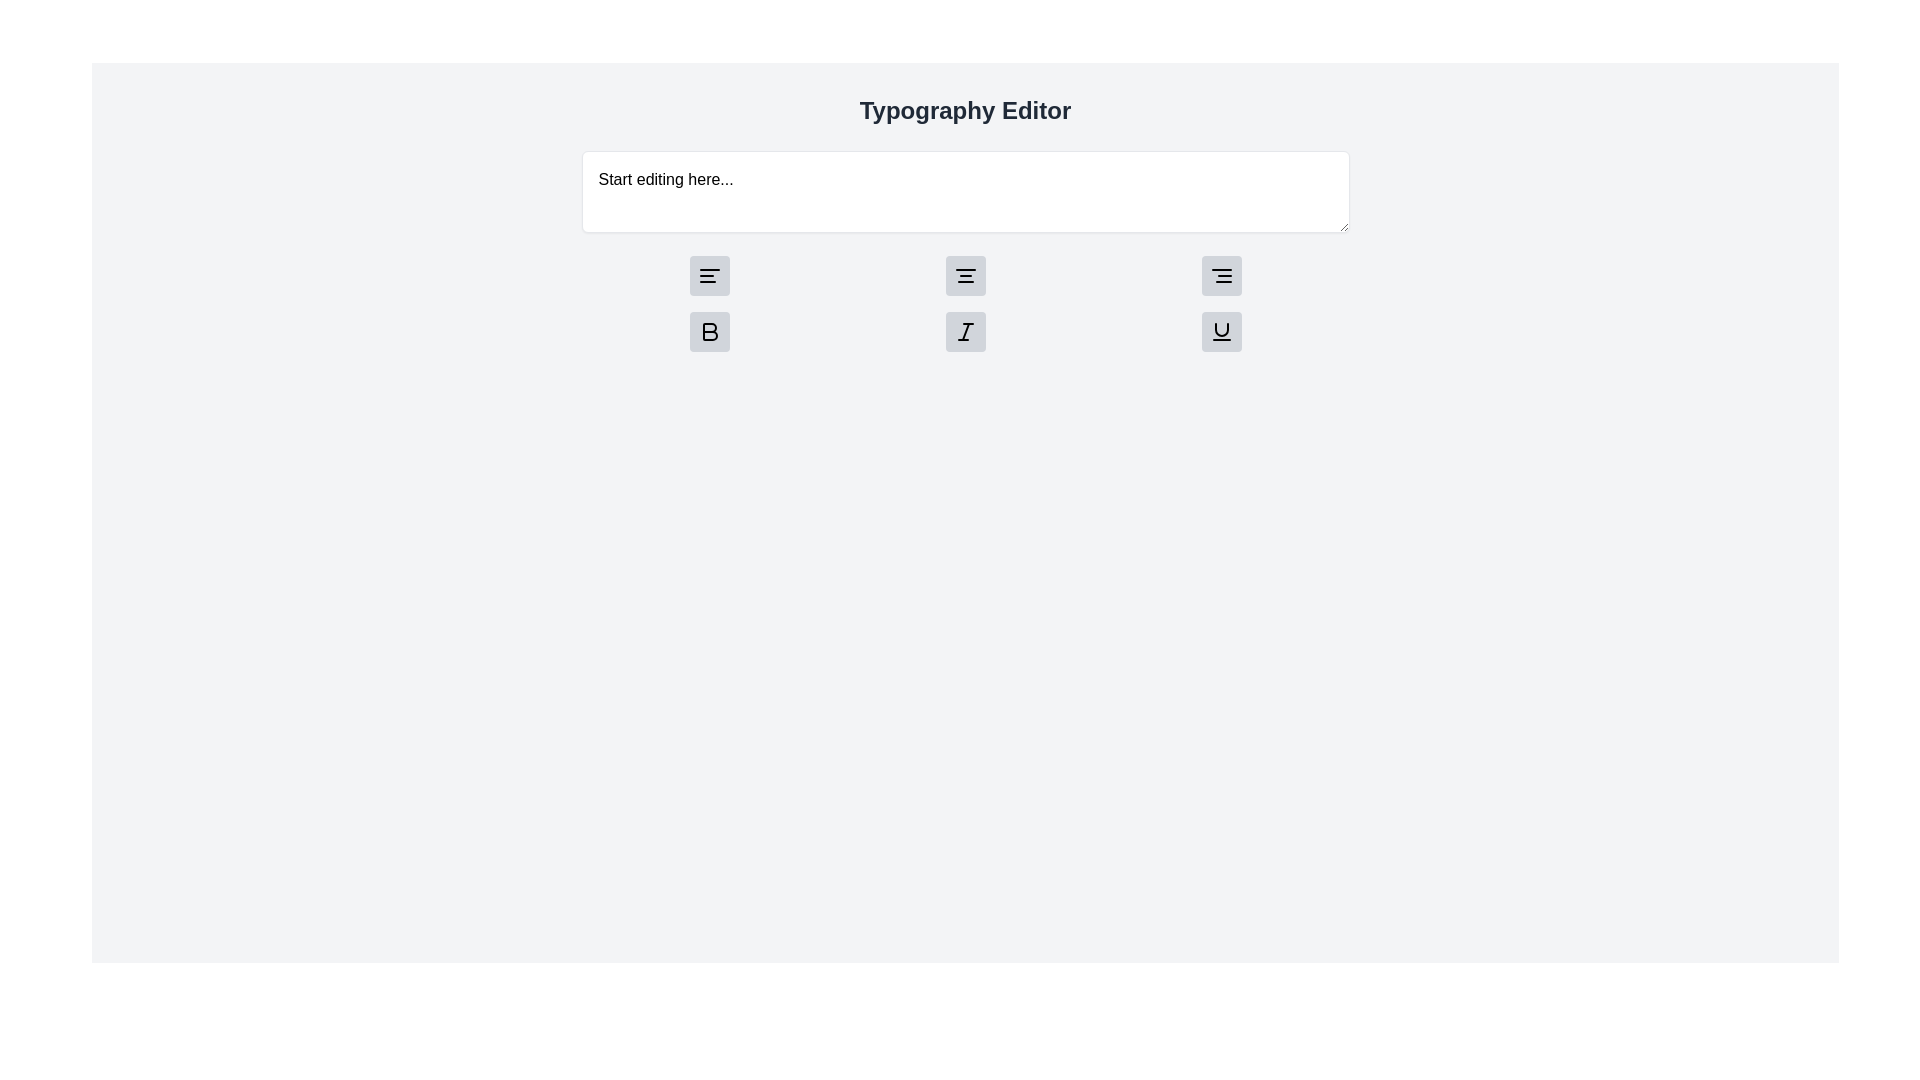 The image size is (1920, 1080). What do you see at coordinates (710, 330) in the screenshot?
I see `the bold 'B' icon button in the typography editor to apply bold formatting to the selected text` at bounding box center [710, 330].